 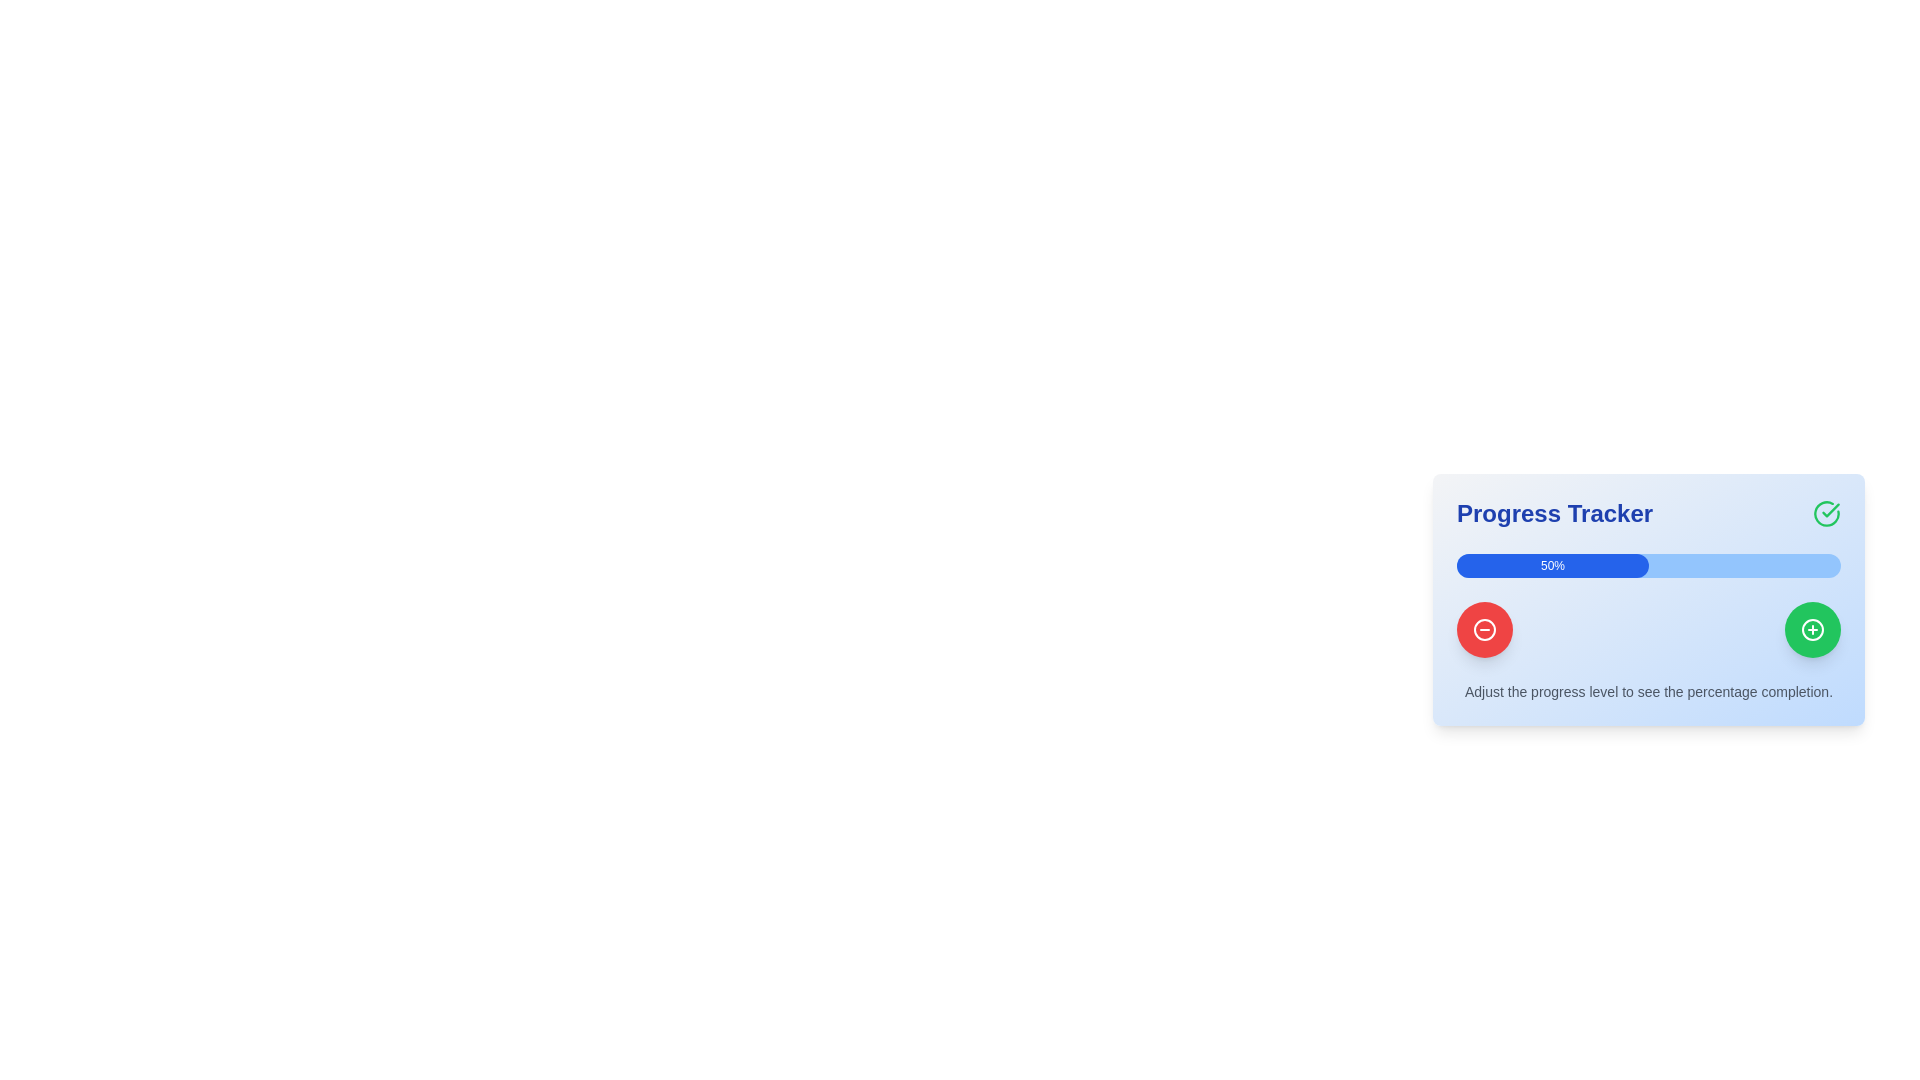 What do you see at coordinates (1649, 690) in the screenshot?
I see `instructions provided in the subtle gray text label located at the bottom of the blue progress tracker card, below the progress bar and adjustment buttons` at bounding box center [1649, 690].